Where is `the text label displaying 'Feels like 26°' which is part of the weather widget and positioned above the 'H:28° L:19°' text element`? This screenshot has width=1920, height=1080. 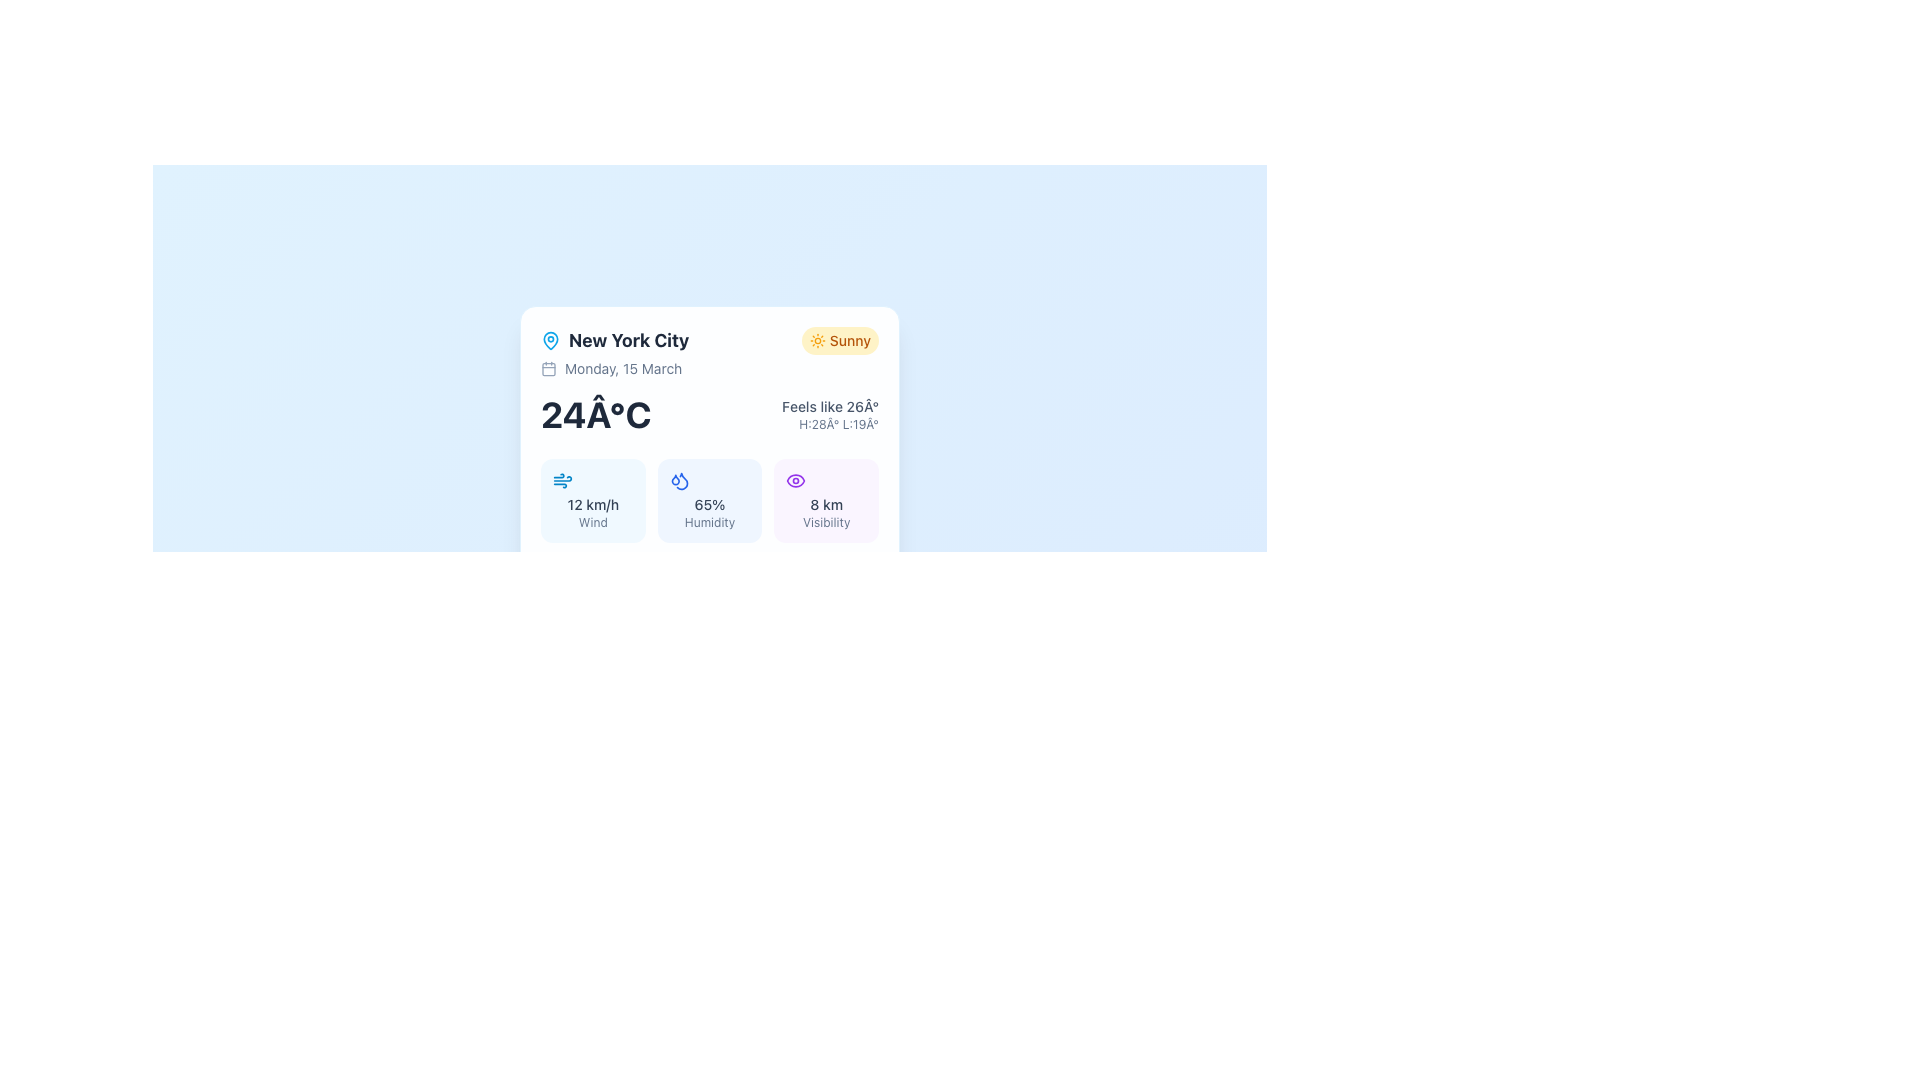 the text label displaying 'Feels like 26°' which is part of the weather widget and positioned above the 'H:28° L:19°' text element is located at coordinates (830, 406).